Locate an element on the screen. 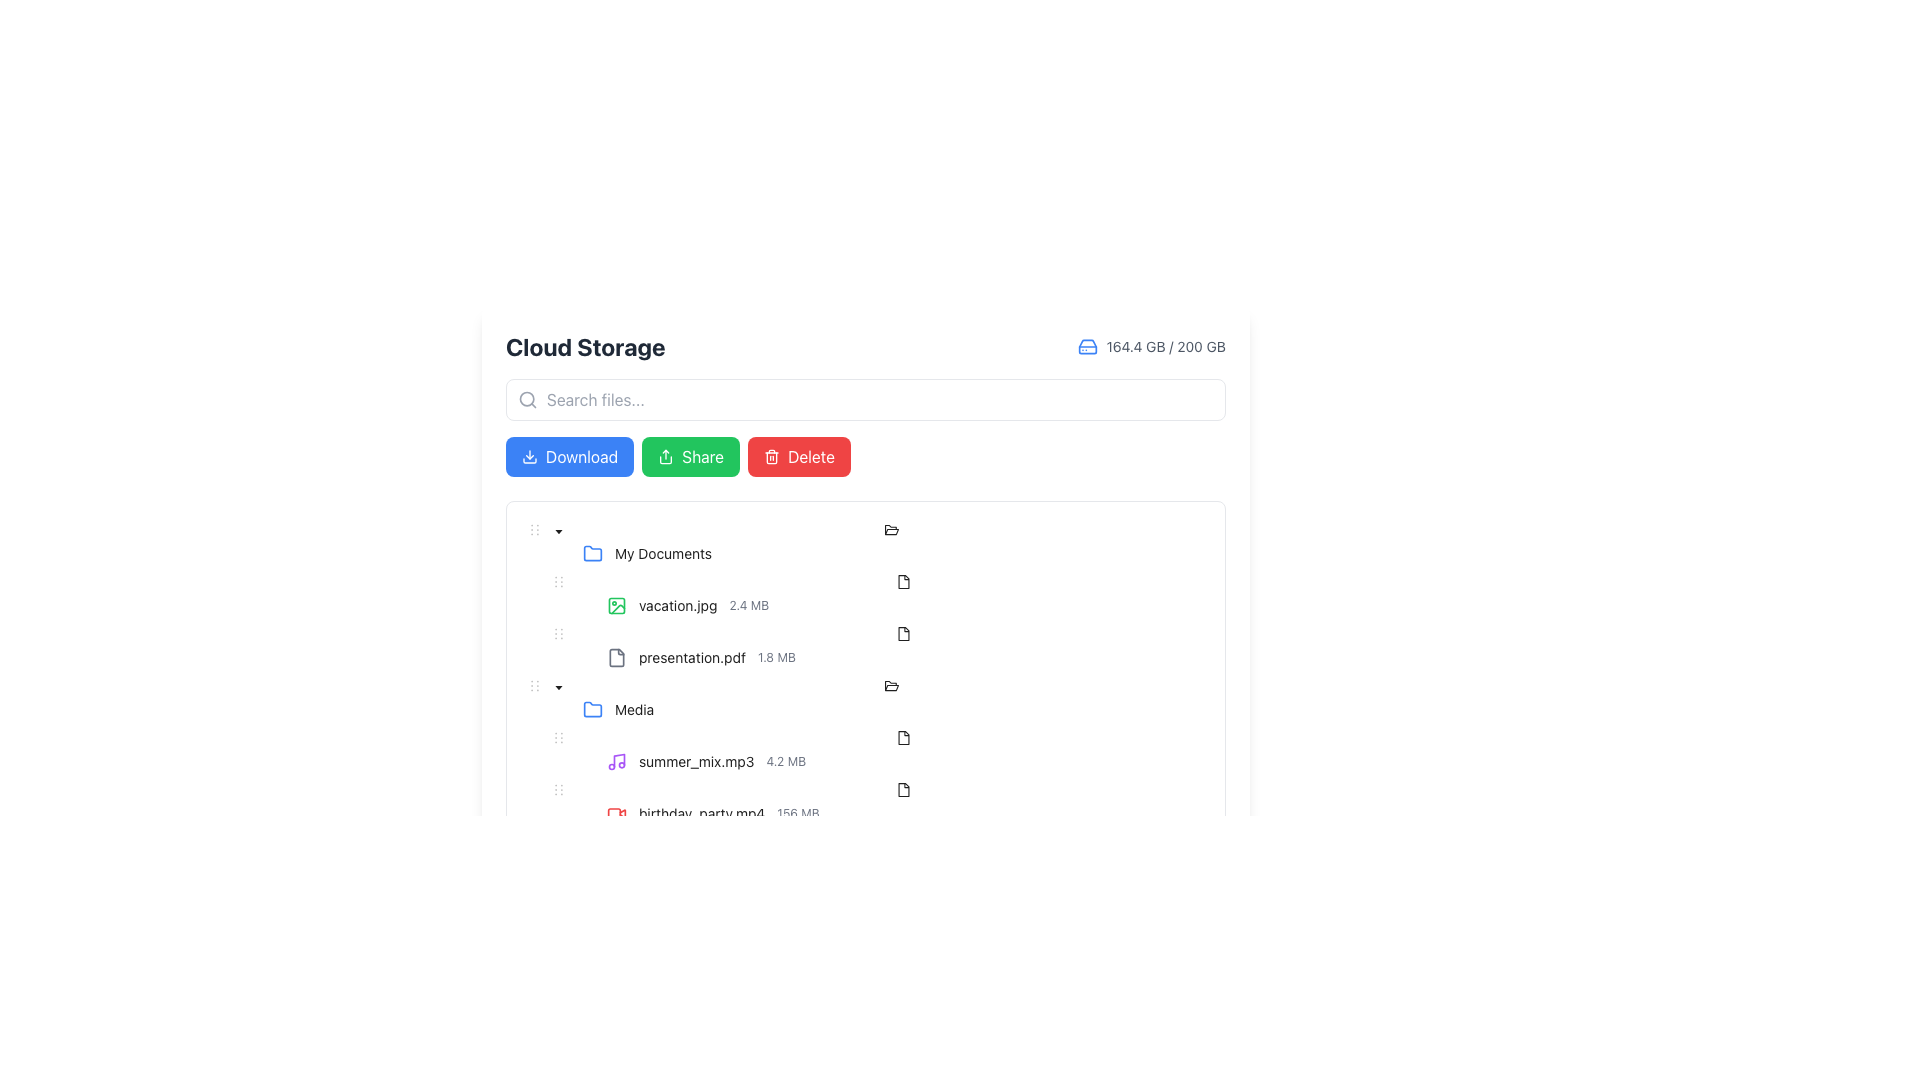  the Toggle control (tree node expander) is located at coordinates (558, 697).